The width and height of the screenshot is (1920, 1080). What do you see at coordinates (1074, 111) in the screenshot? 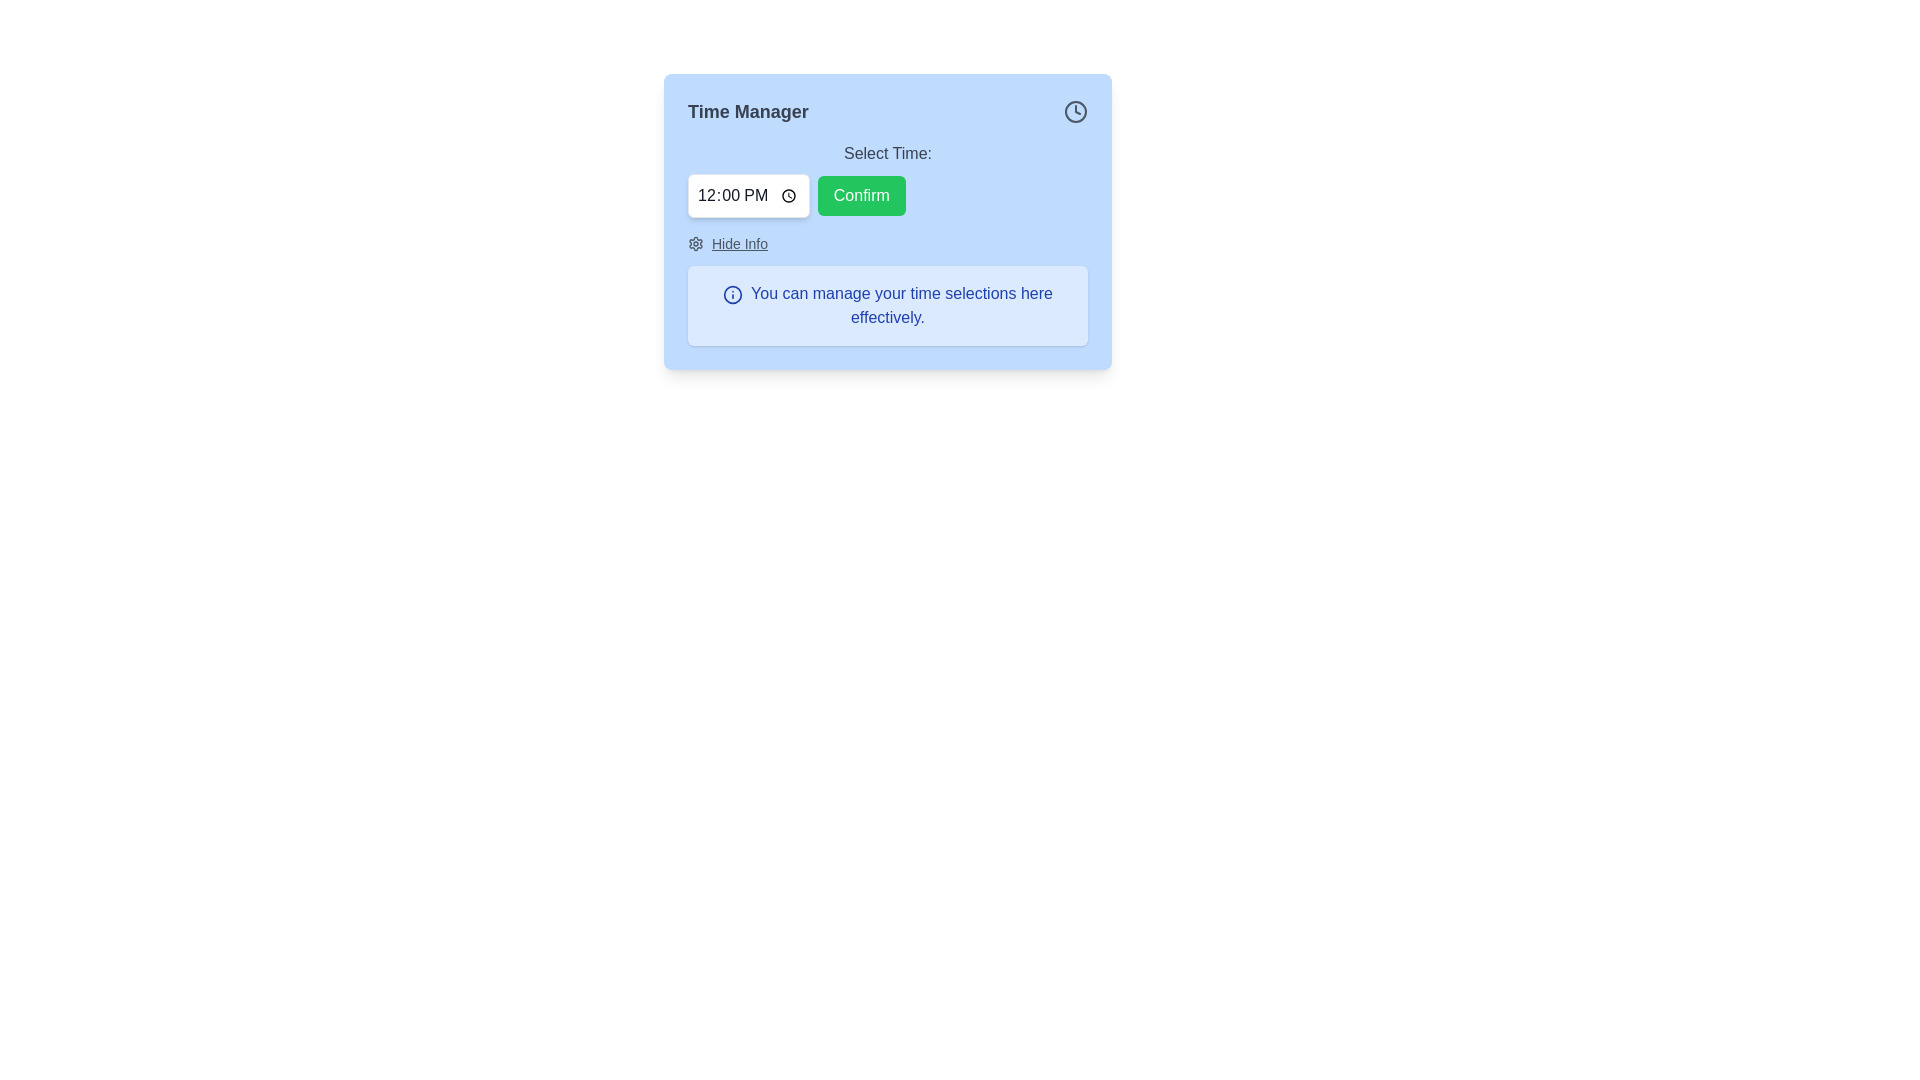
I see `the clock face icon located in the top-right corner of the interface, next to the 'Time Manager' title area` at bounding box center [1074, 111].